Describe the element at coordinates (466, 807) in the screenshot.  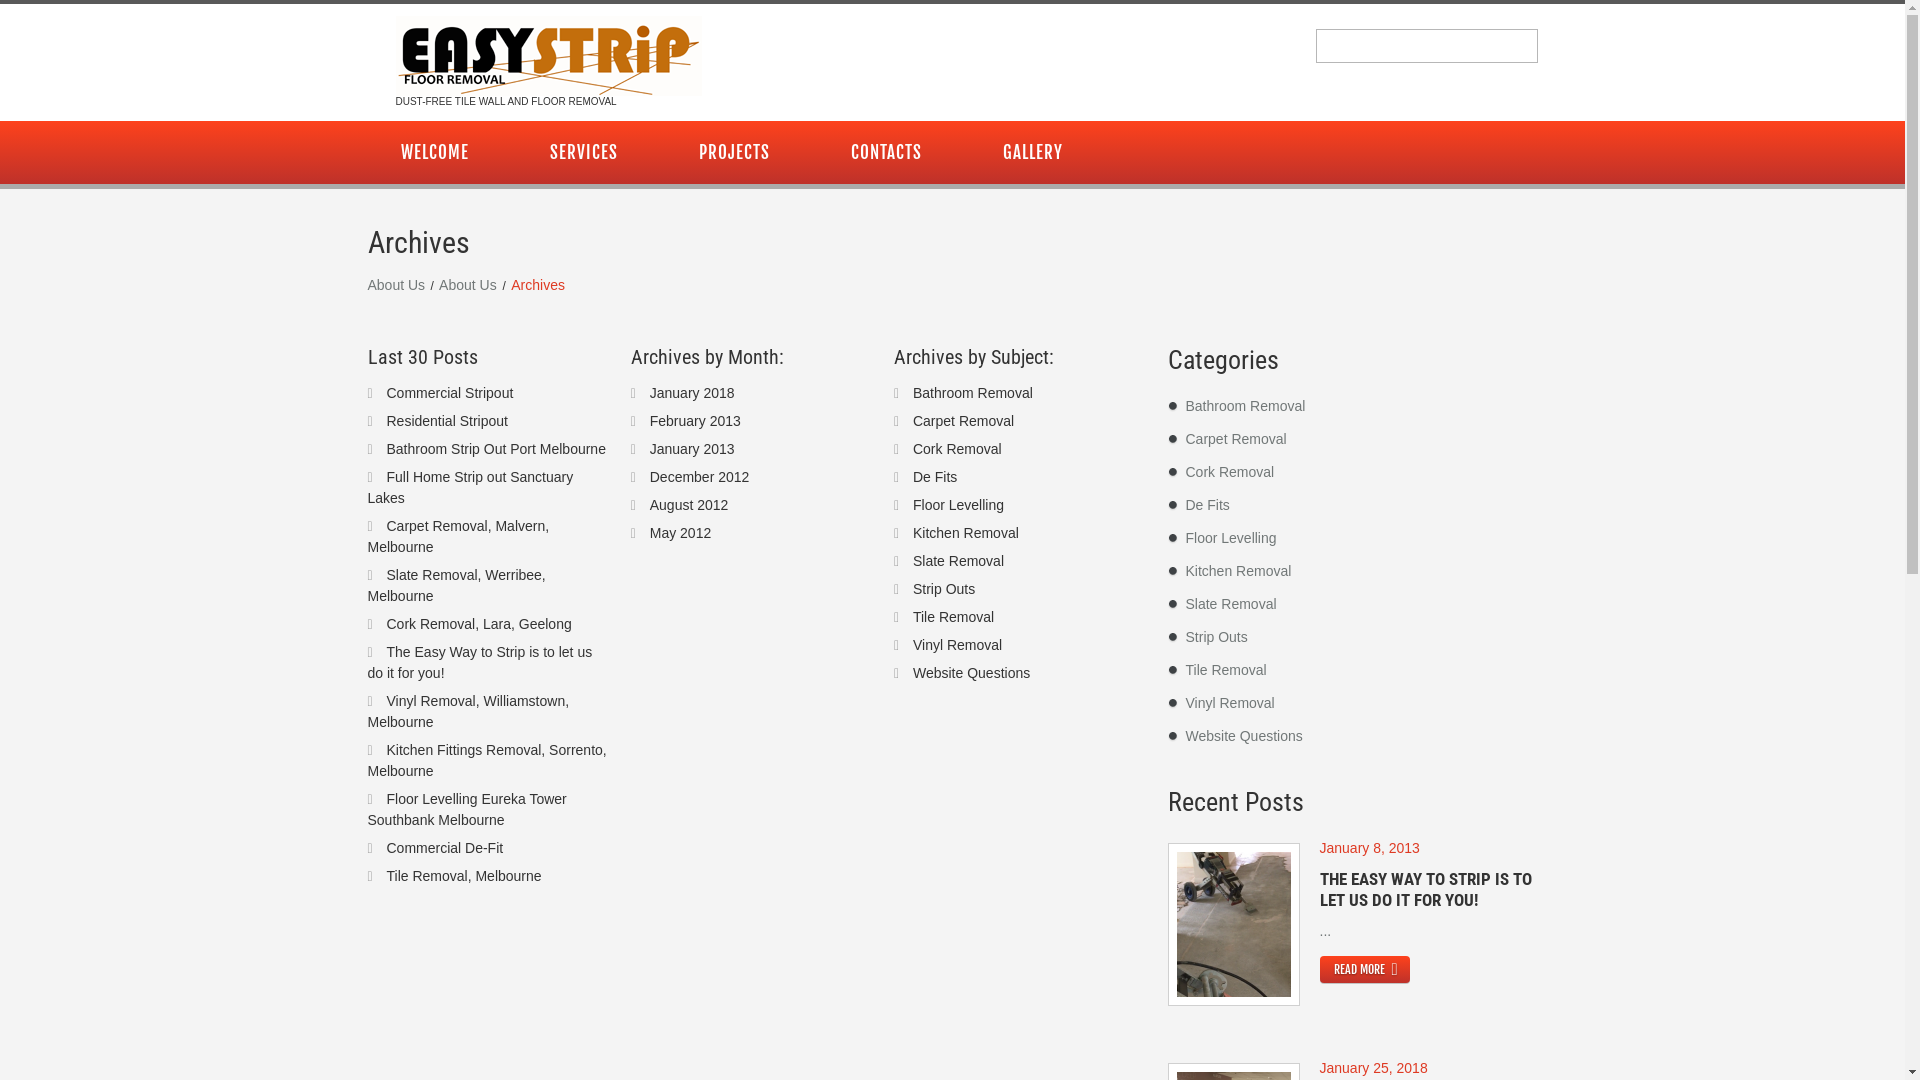
I see `'Floor Levelling Eureka Tower Southbank Melbourne'` at that location.